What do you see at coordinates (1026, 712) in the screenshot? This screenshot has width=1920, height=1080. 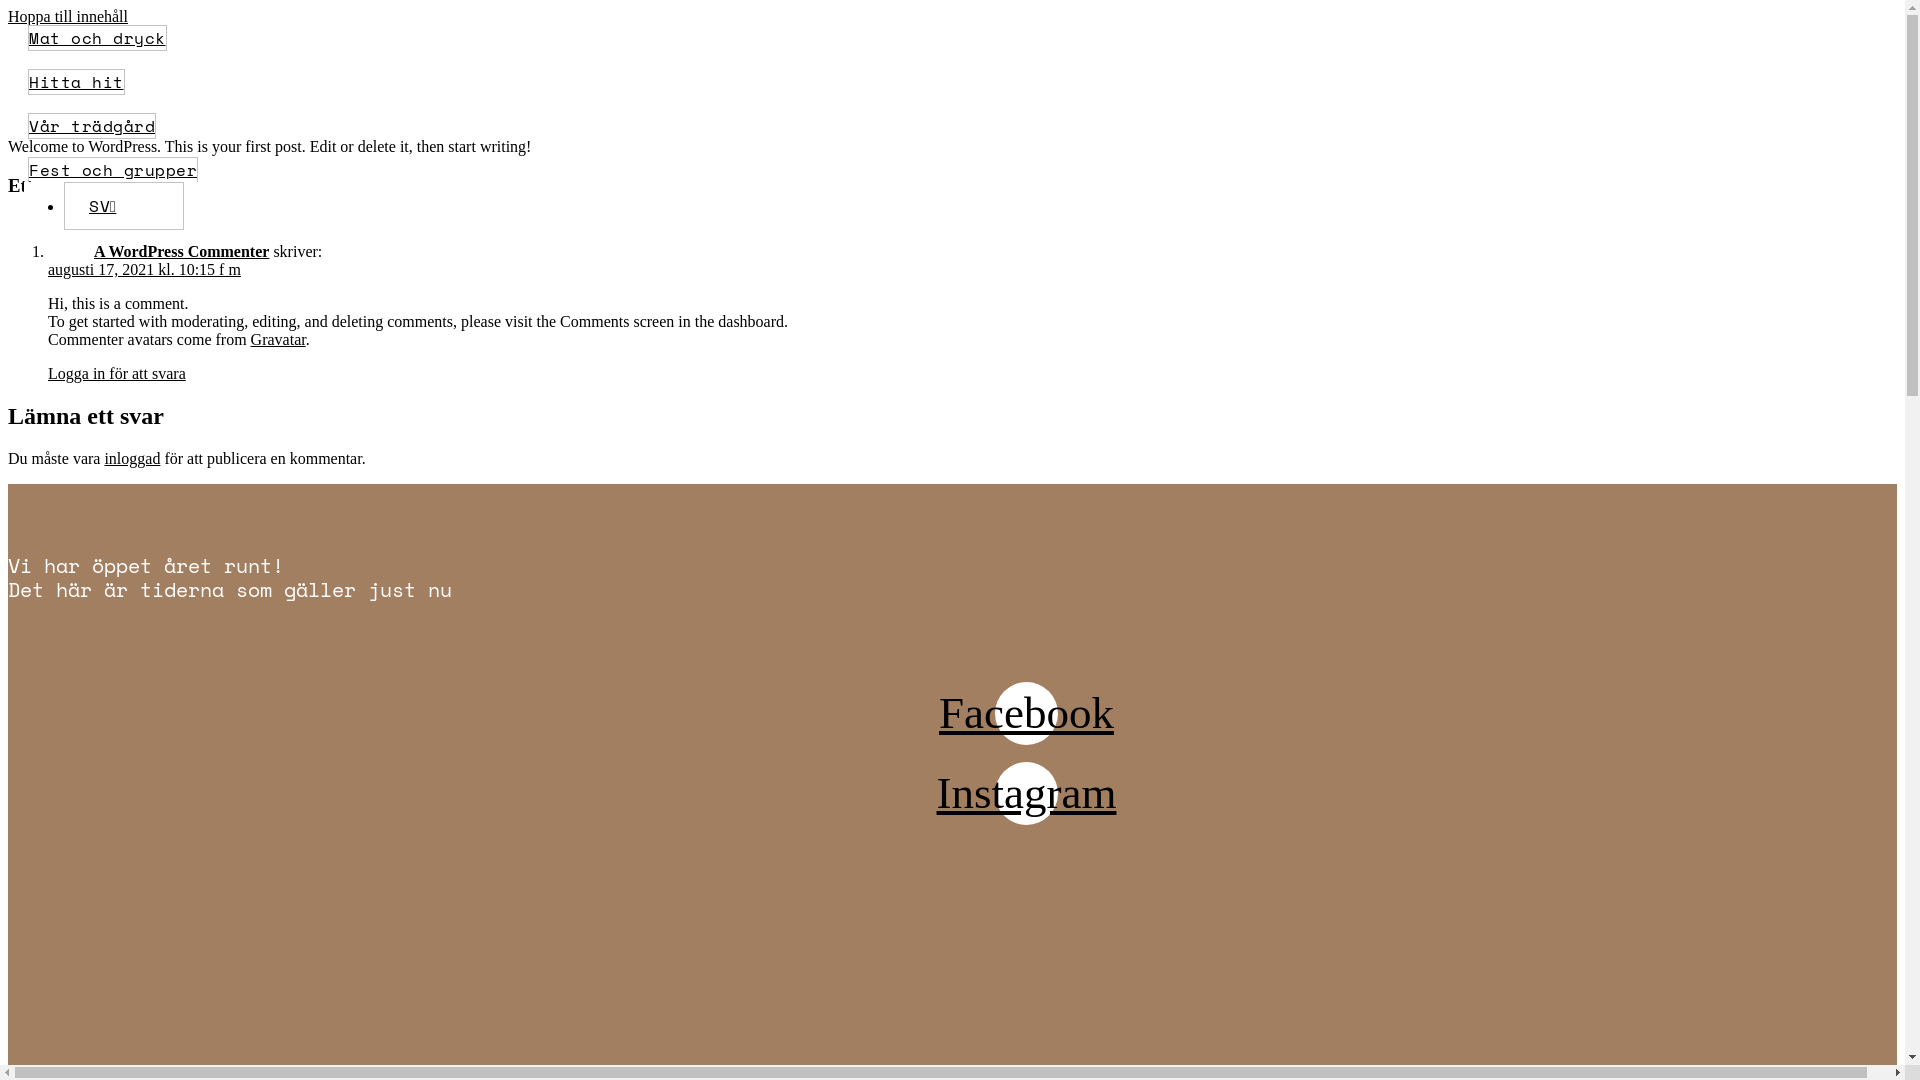 I see `'Facebook'` at bounding box center [1026, 712].